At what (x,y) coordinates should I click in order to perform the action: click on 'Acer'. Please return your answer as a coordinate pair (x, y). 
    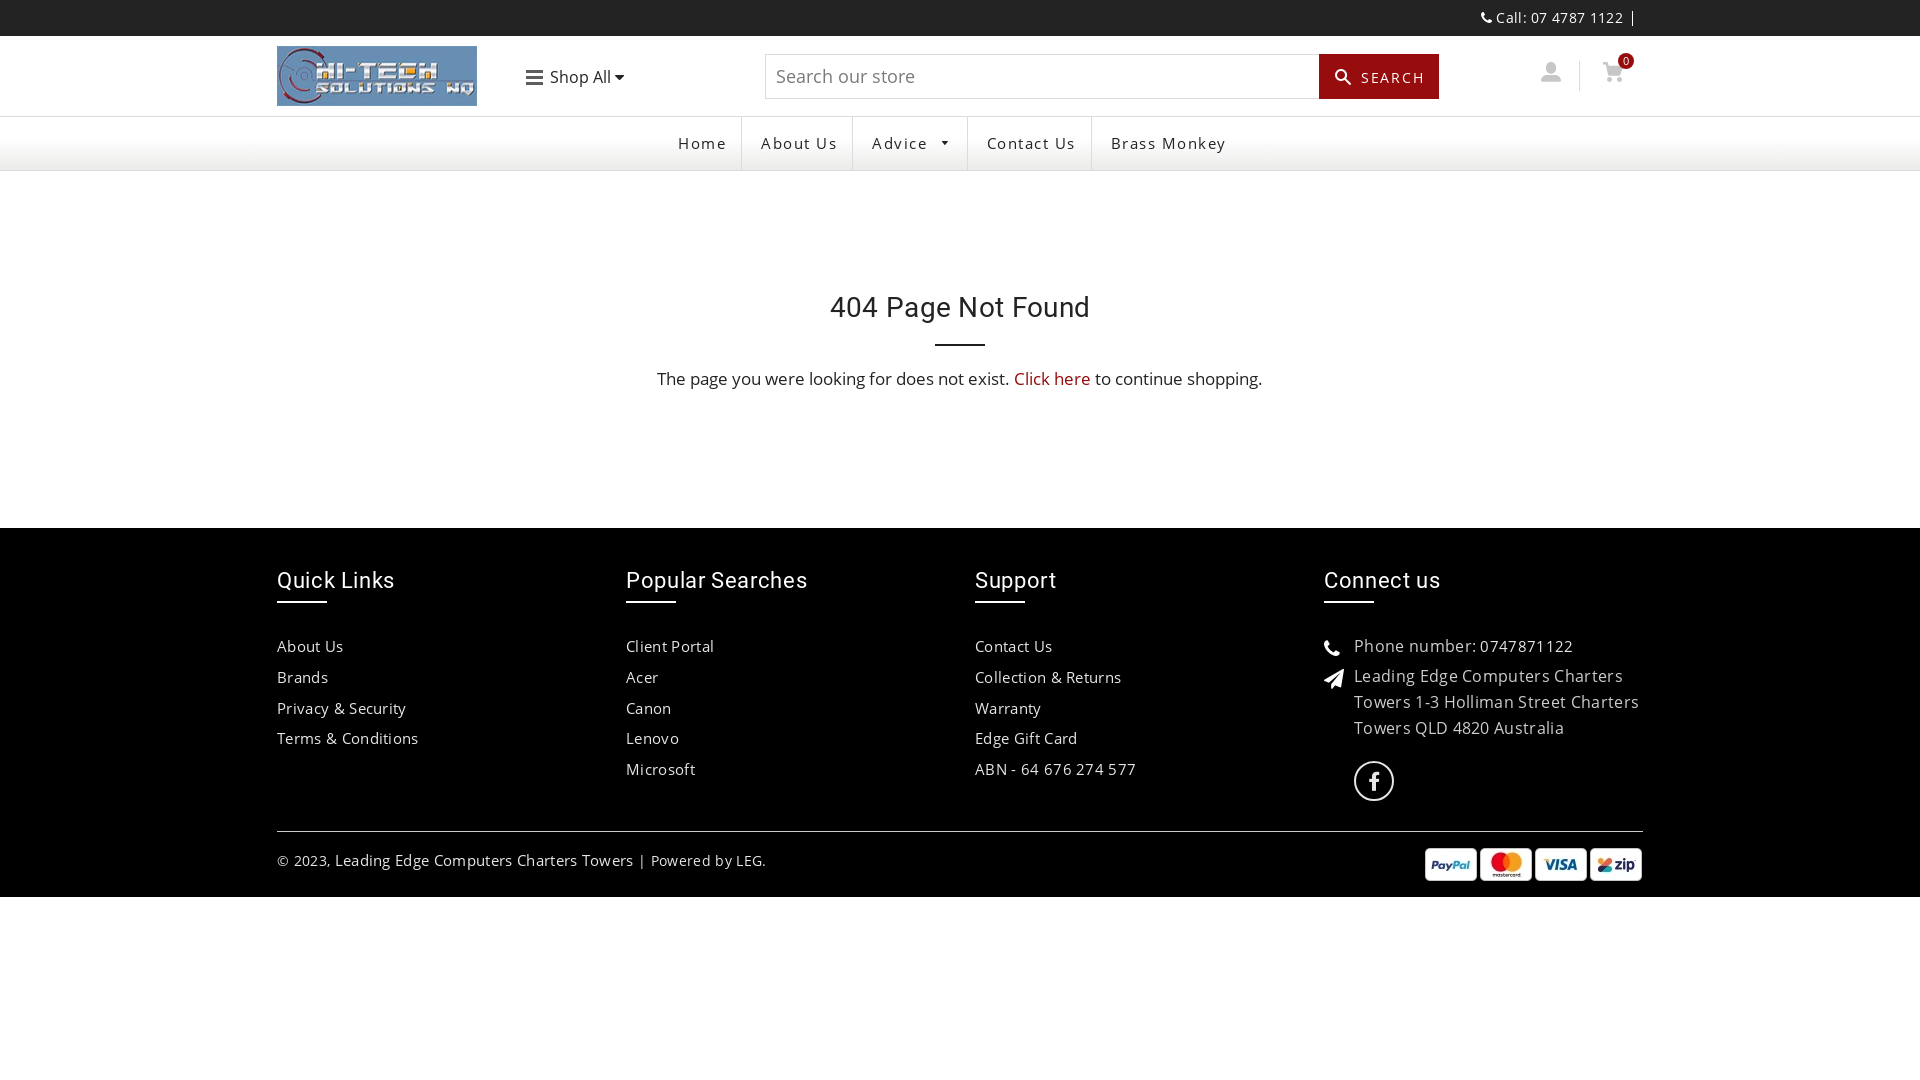
    Looking at the image, I should click on (642, 676).